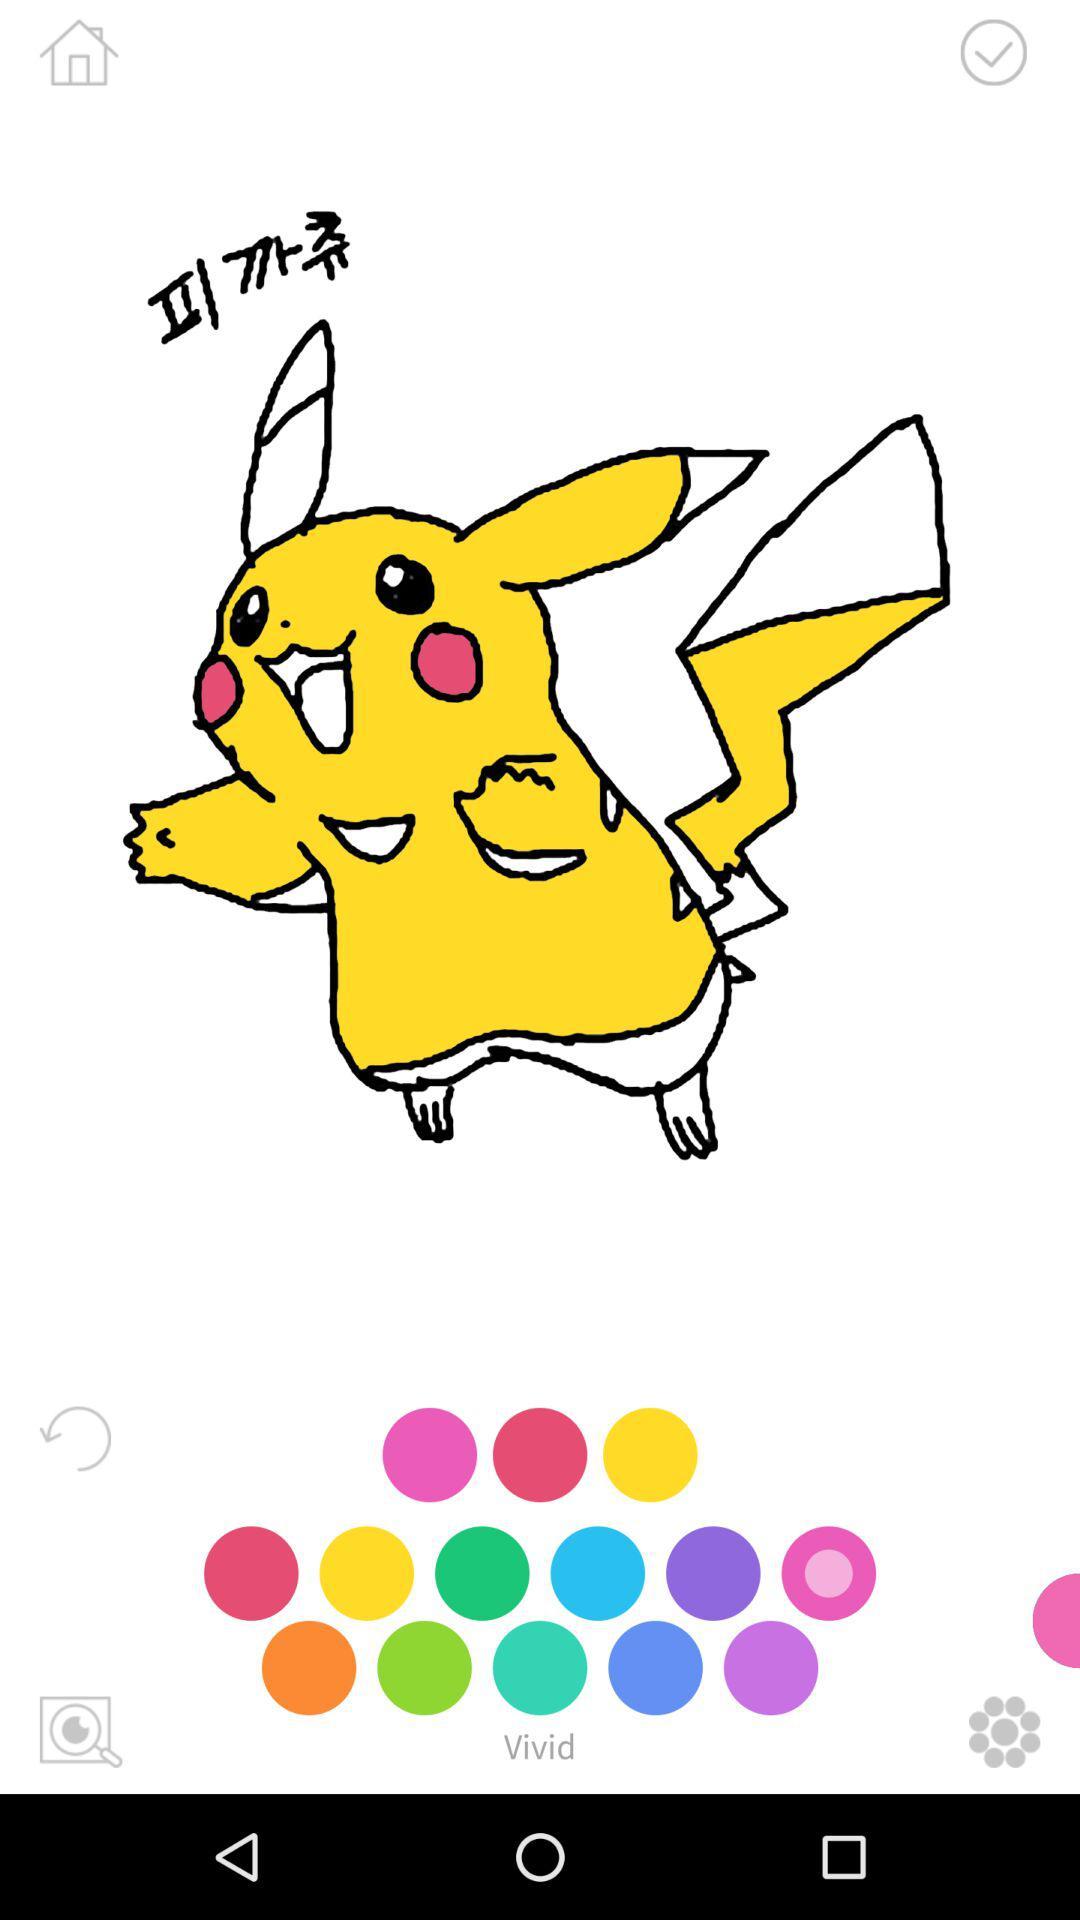 The height and width of the screenshot is (1920, 1080). Describe the element at coordinates (993, 52) in the screenshot. I see `the check mark in order to continue` at that location.